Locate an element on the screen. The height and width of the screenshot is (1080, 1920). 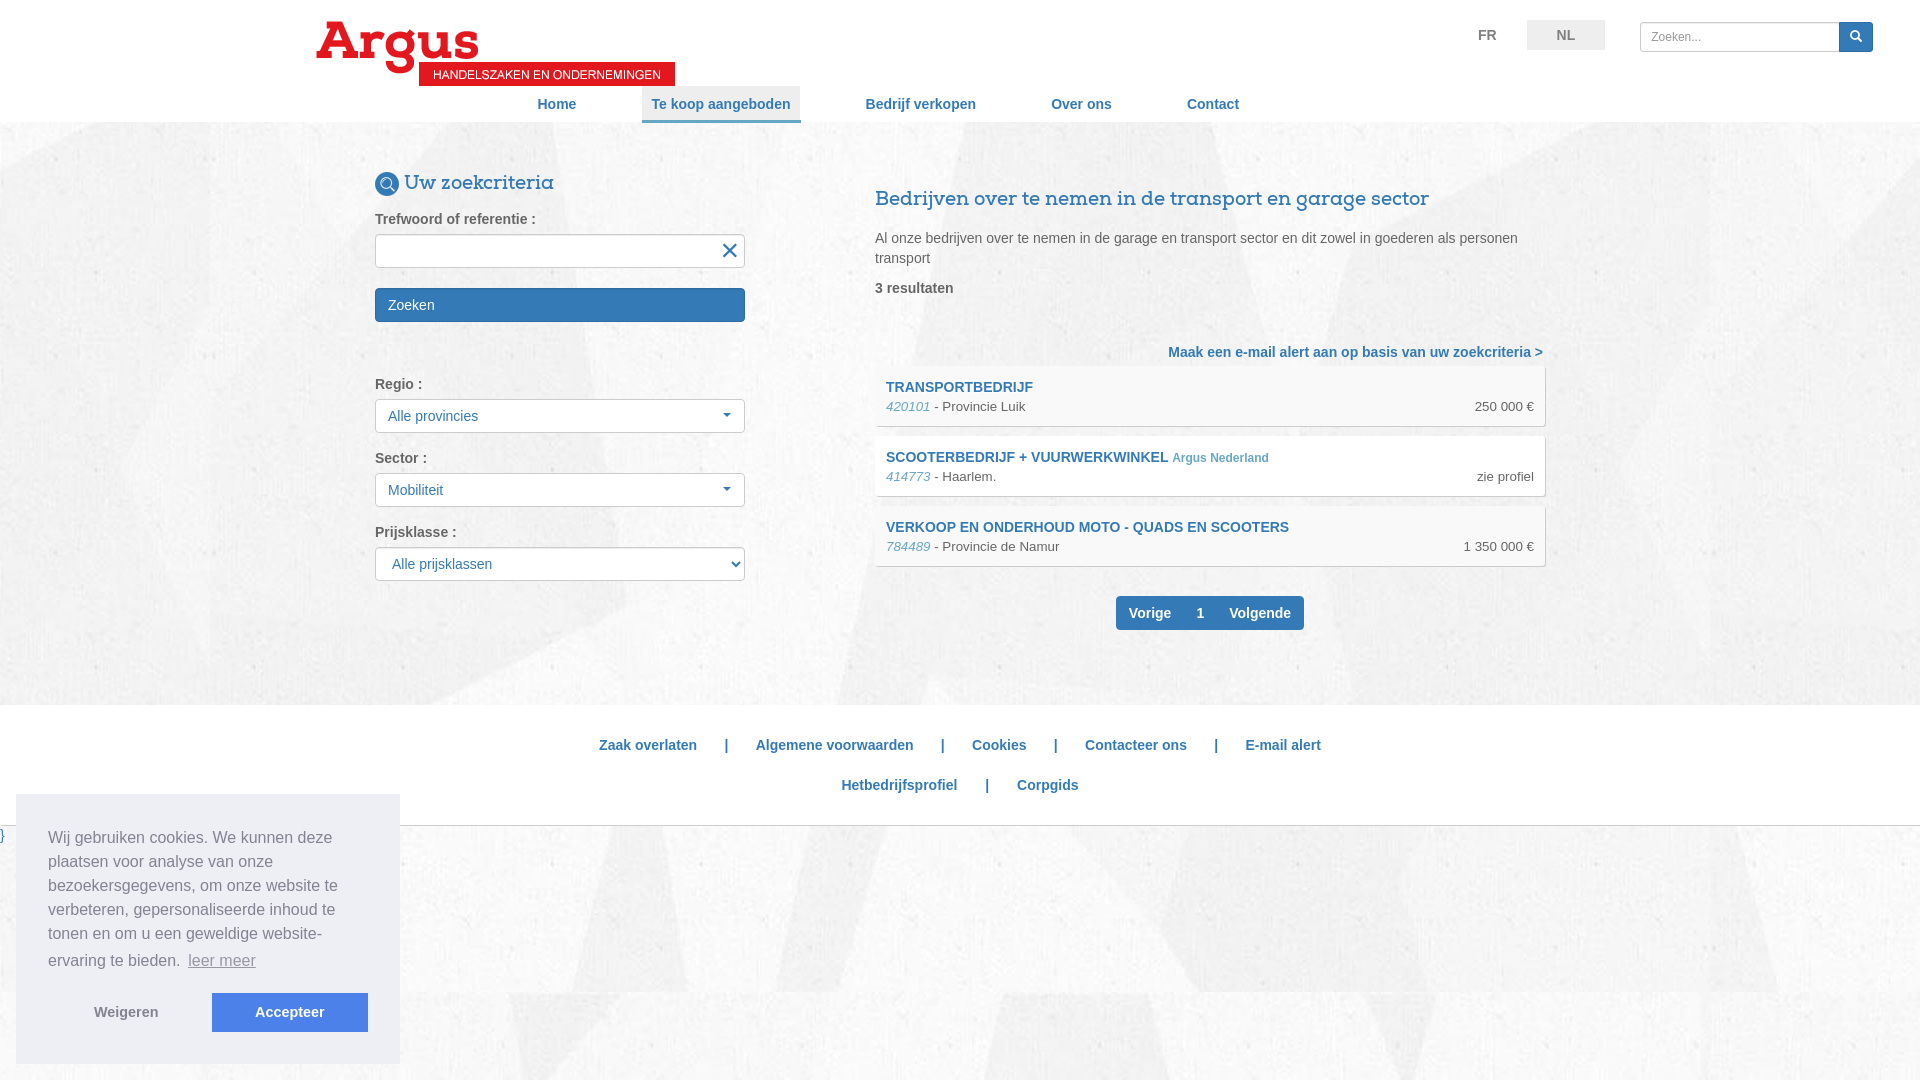
'FR' is located at coordinates (1487, 34).